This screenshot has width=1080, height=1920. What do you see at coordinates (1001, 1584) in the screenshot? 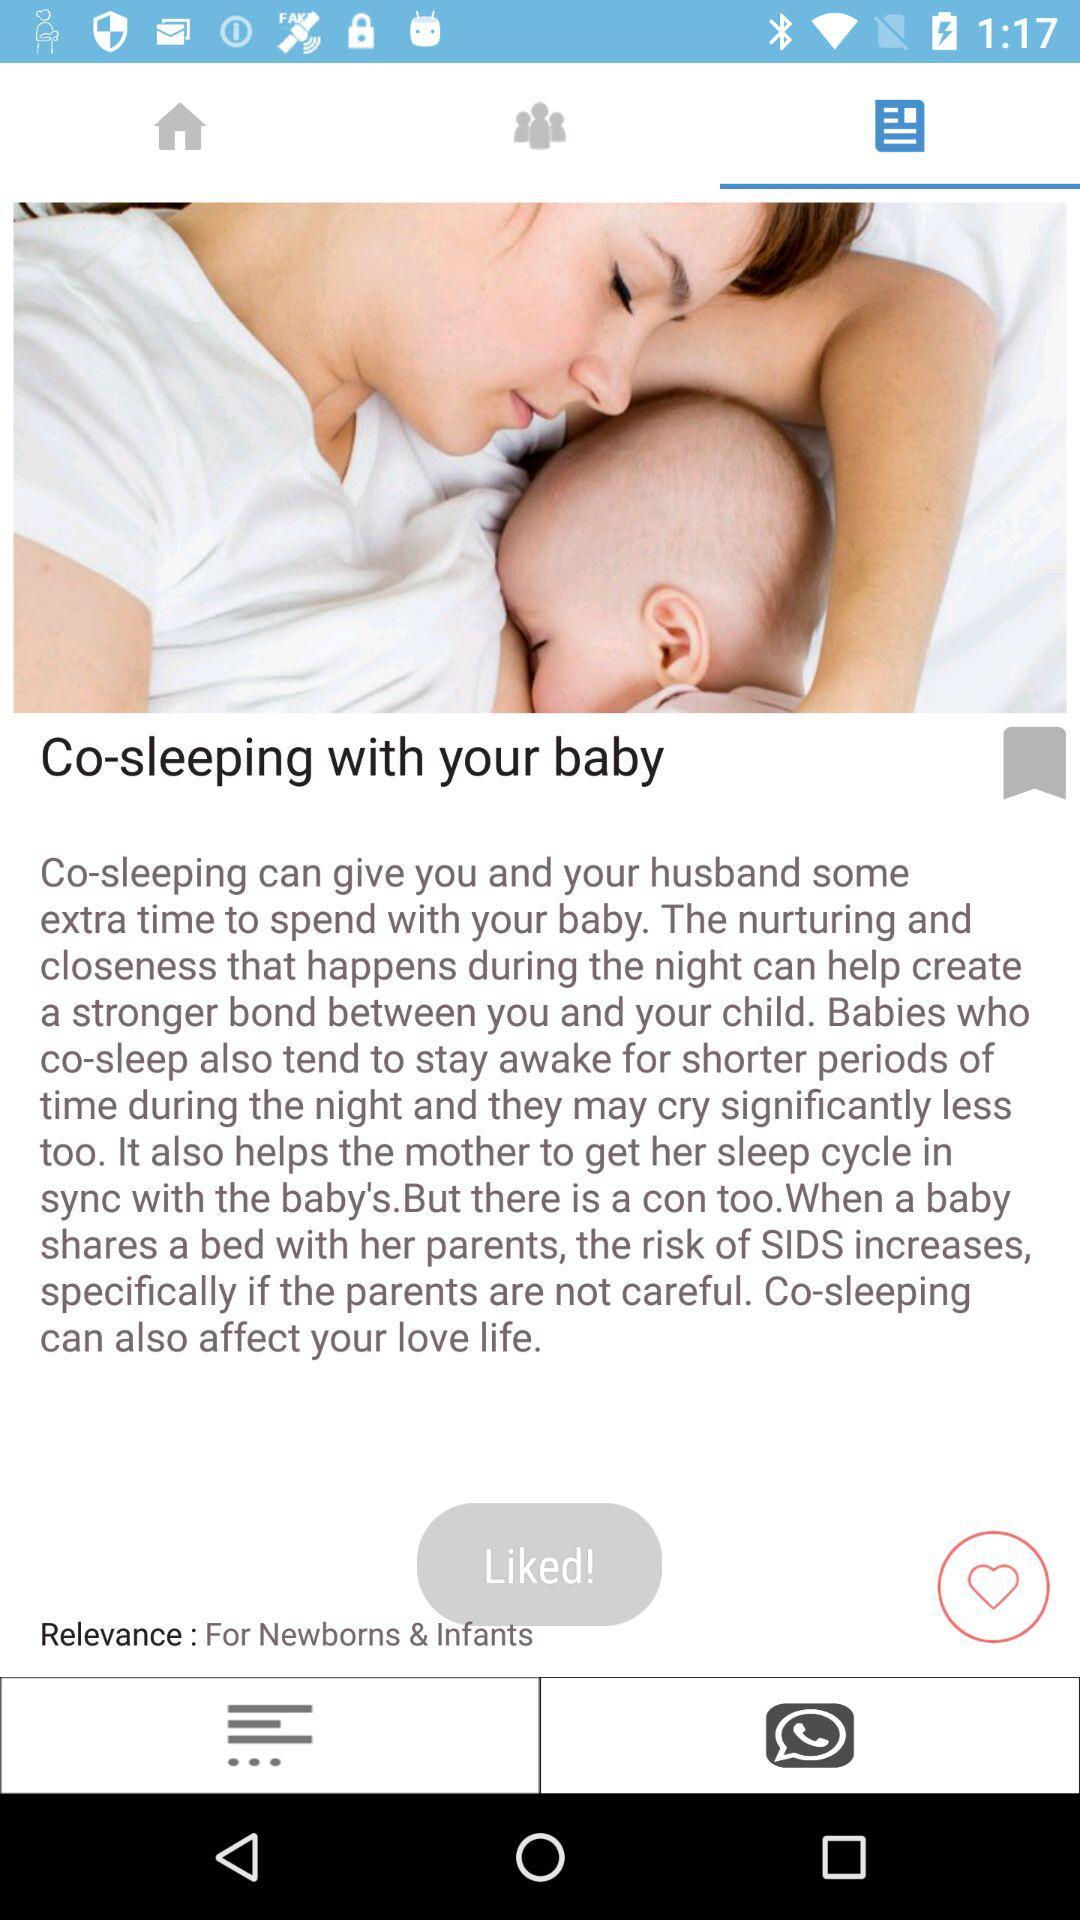
I see `the article` at bounding box center [1001, 1584].